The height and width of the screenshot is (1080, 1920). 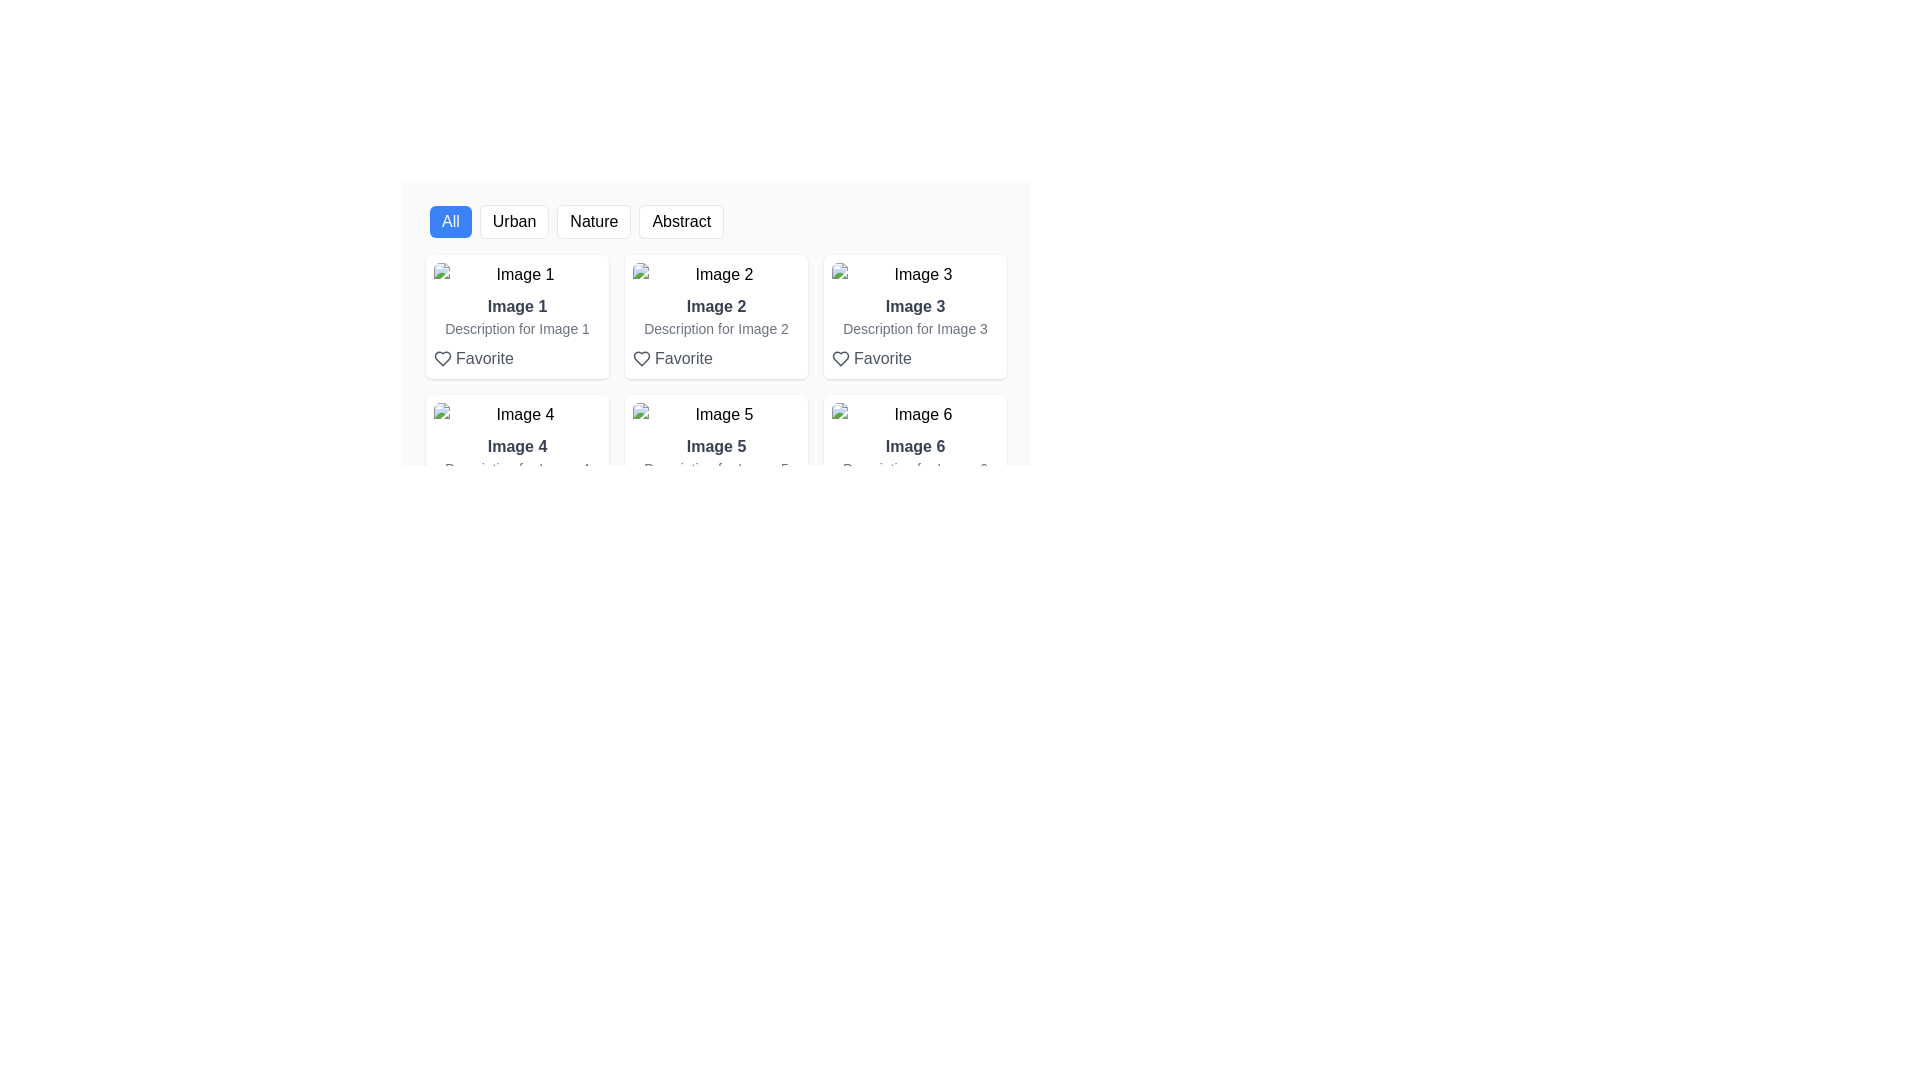 What do you see at coordinates (642, 357) in the screenshot?
I see `the favorite icon located below 'Image 2' in the second column of the image grid to mark it as a favorite` at bounding box center [642, 357].